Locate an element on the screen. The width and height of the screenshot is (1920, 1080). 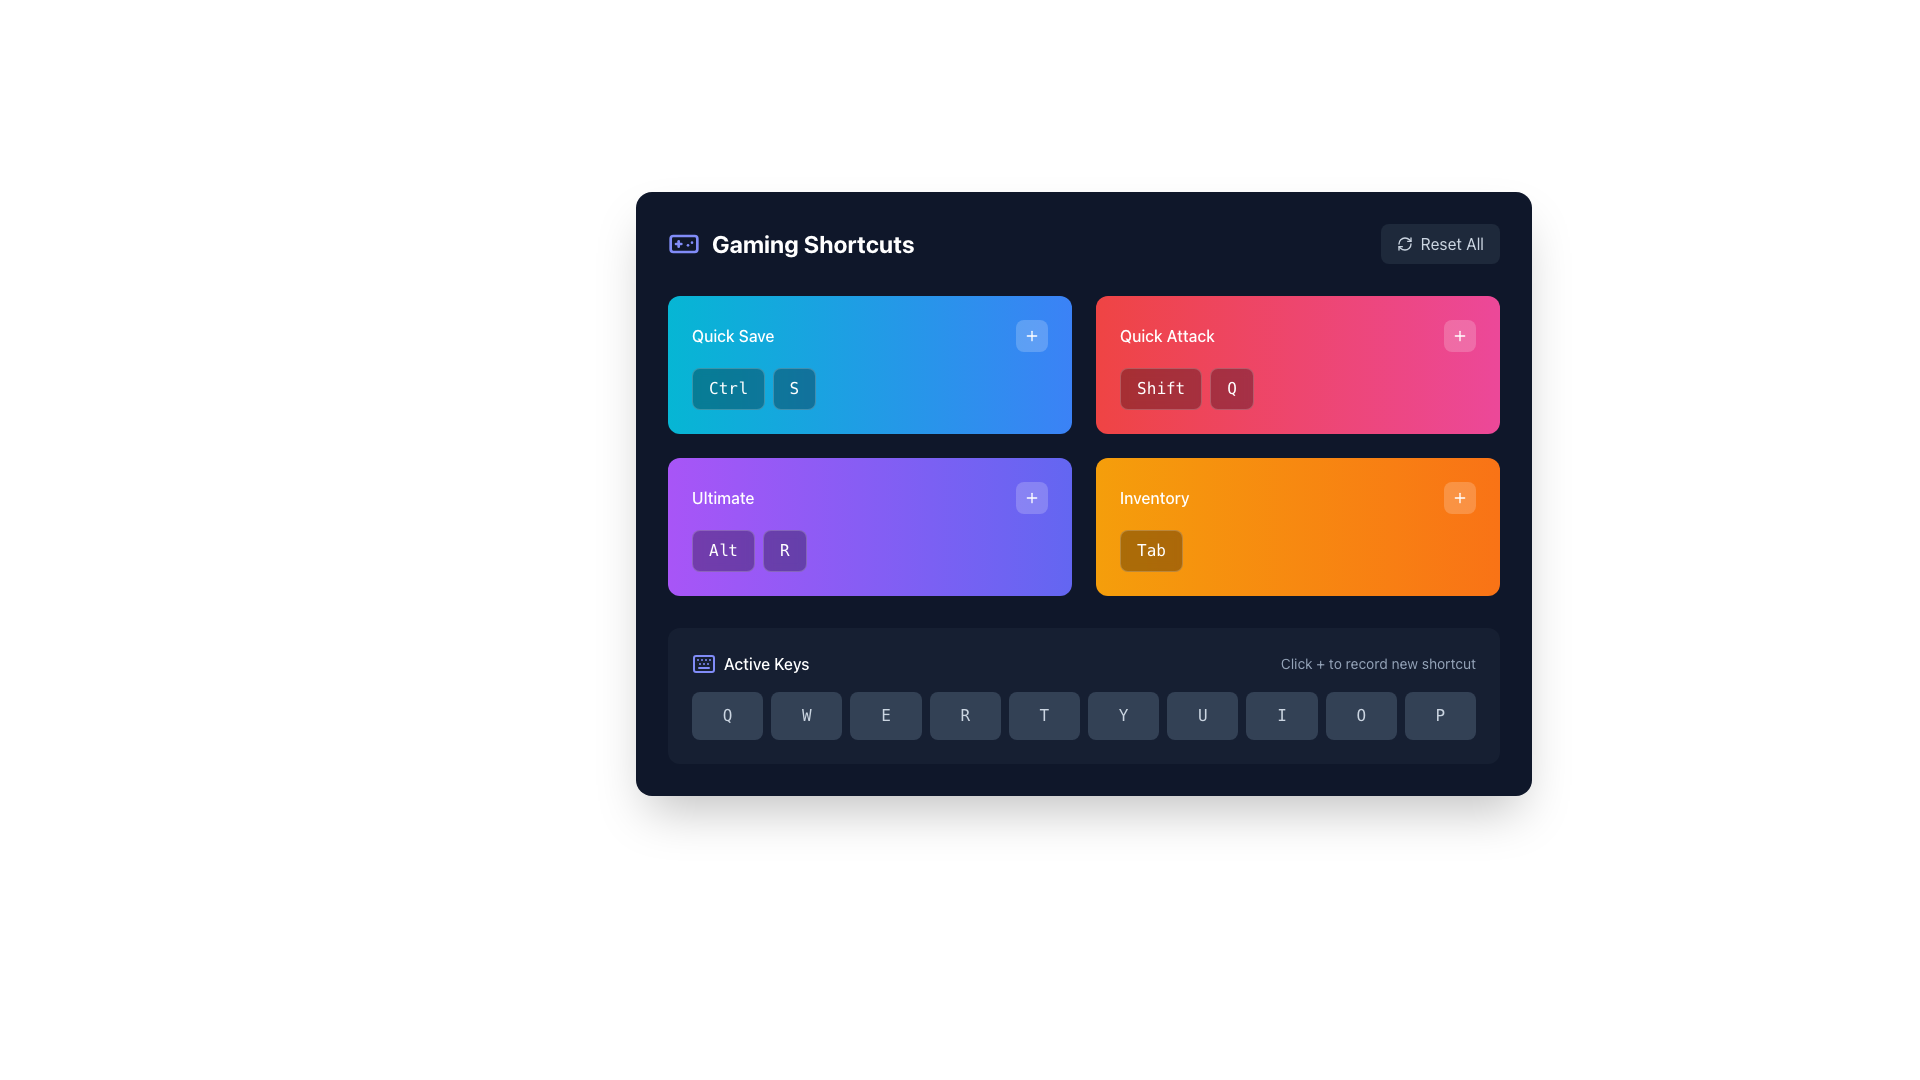
bold, white-colored text displaying 'Gaming Shortcuts' located near the top-left corner of the interface, right of a game controller icon is located at coordinates (813, 242).